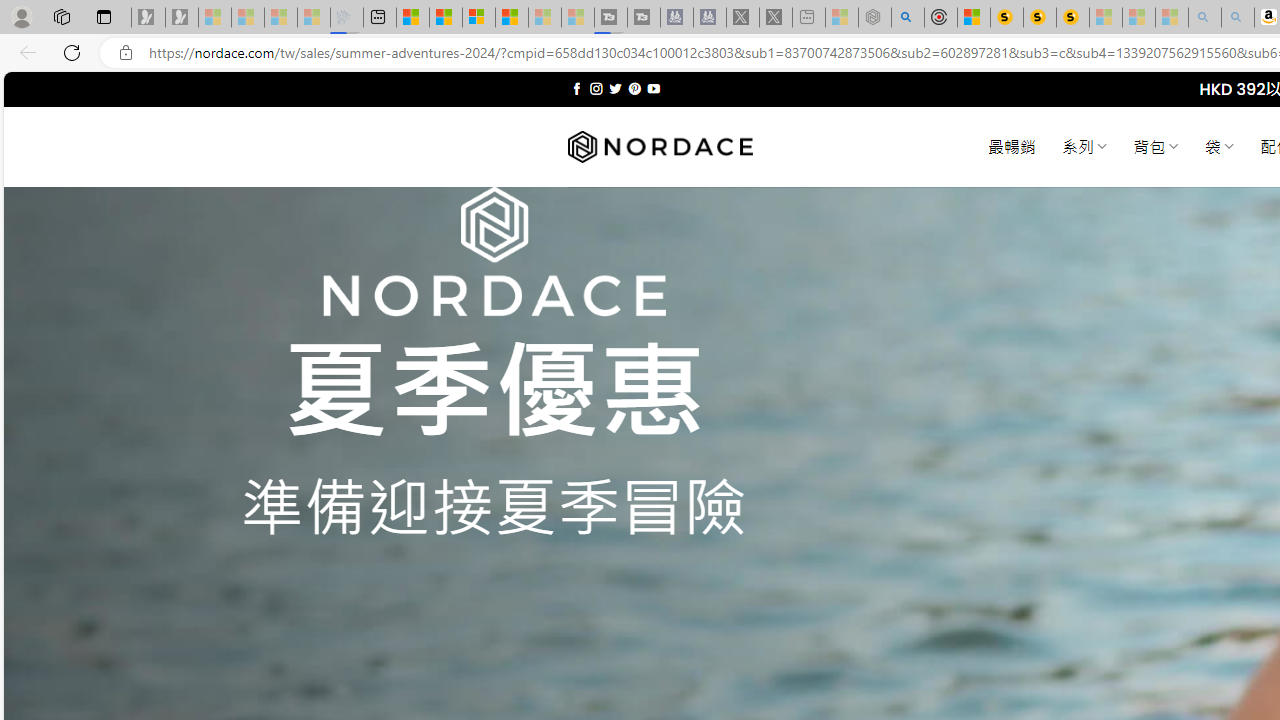 This screenshot has width=1280, height=720. I want to click on 'Follow on Instagram', so click(595, 88).